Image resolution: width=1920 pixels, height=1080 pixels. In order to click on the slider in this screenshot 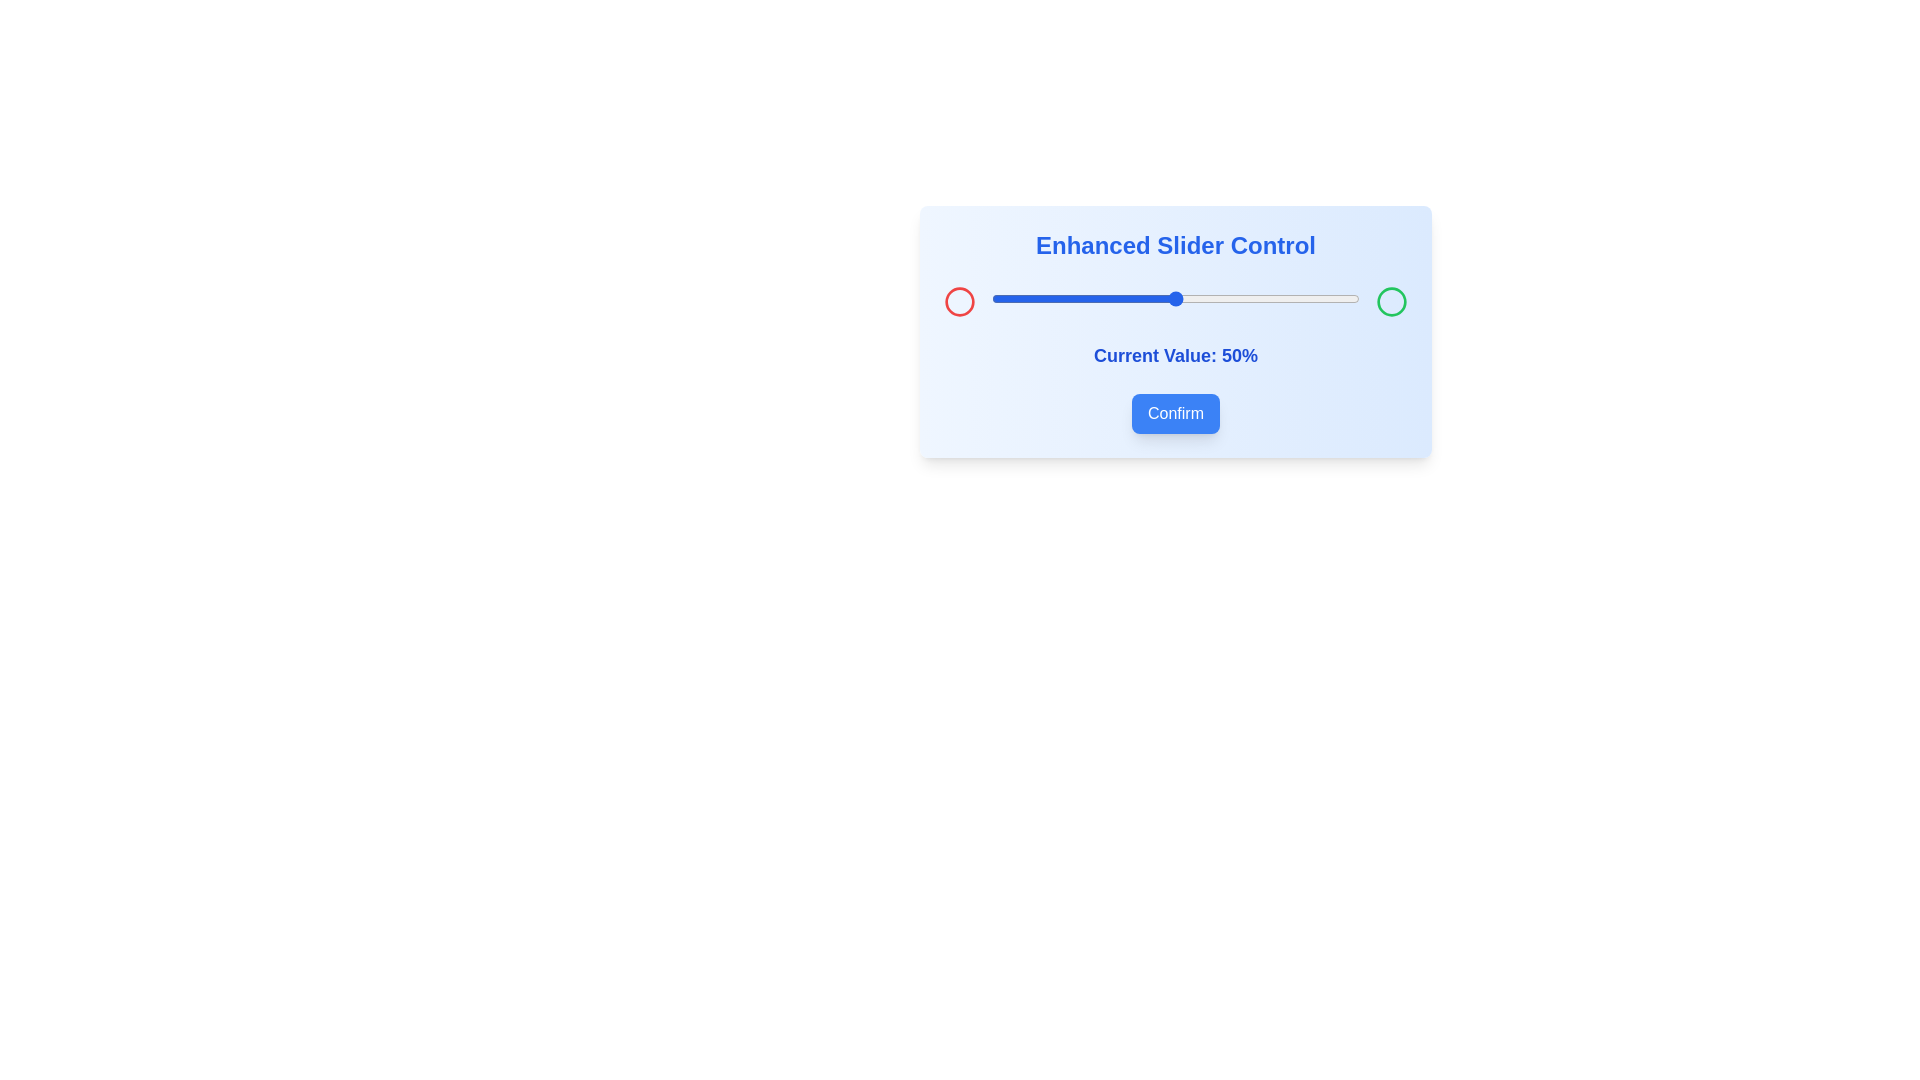, I will do `click(1345, 299)`.